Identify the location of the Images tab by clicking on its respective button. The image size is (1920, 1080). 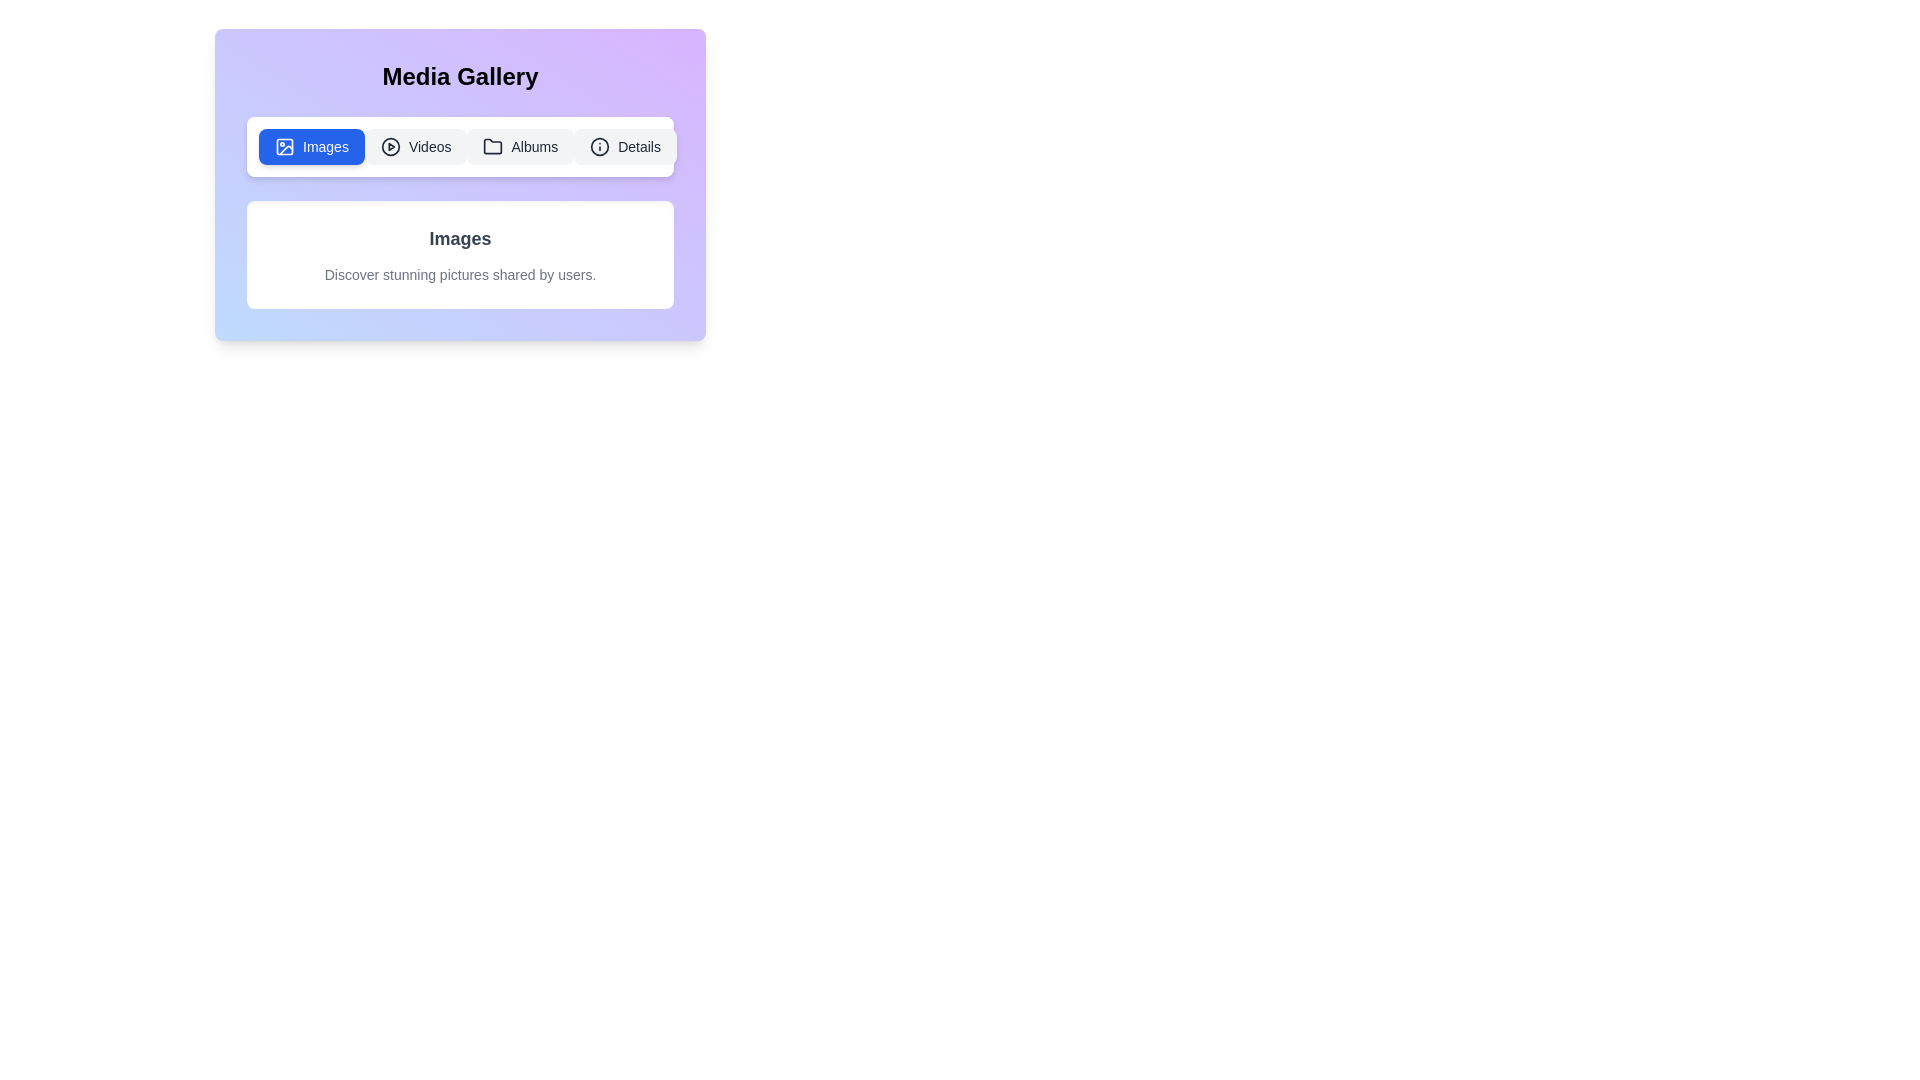
(311, 145).